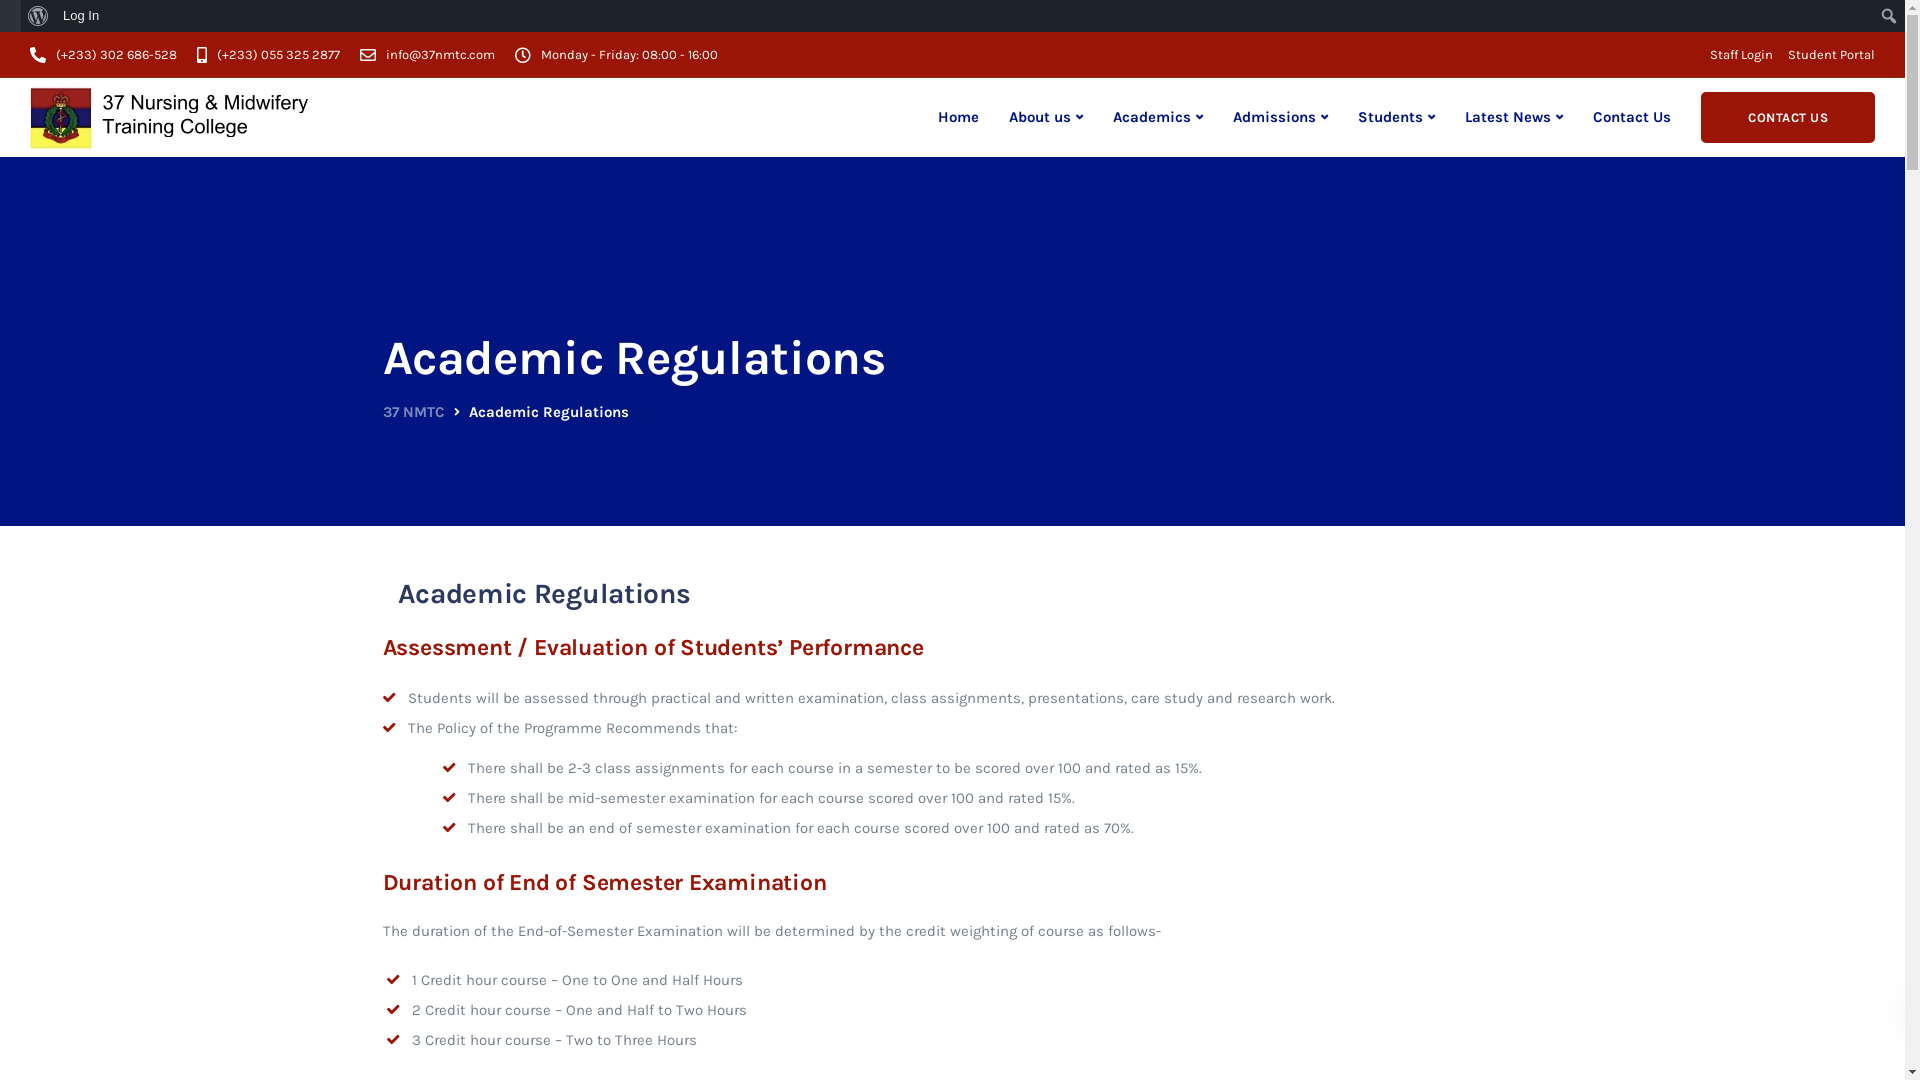  Describe the element at coordinates (603, 881) in the screenshot. I see `'Duration of End of Semester Examination'` at that location.